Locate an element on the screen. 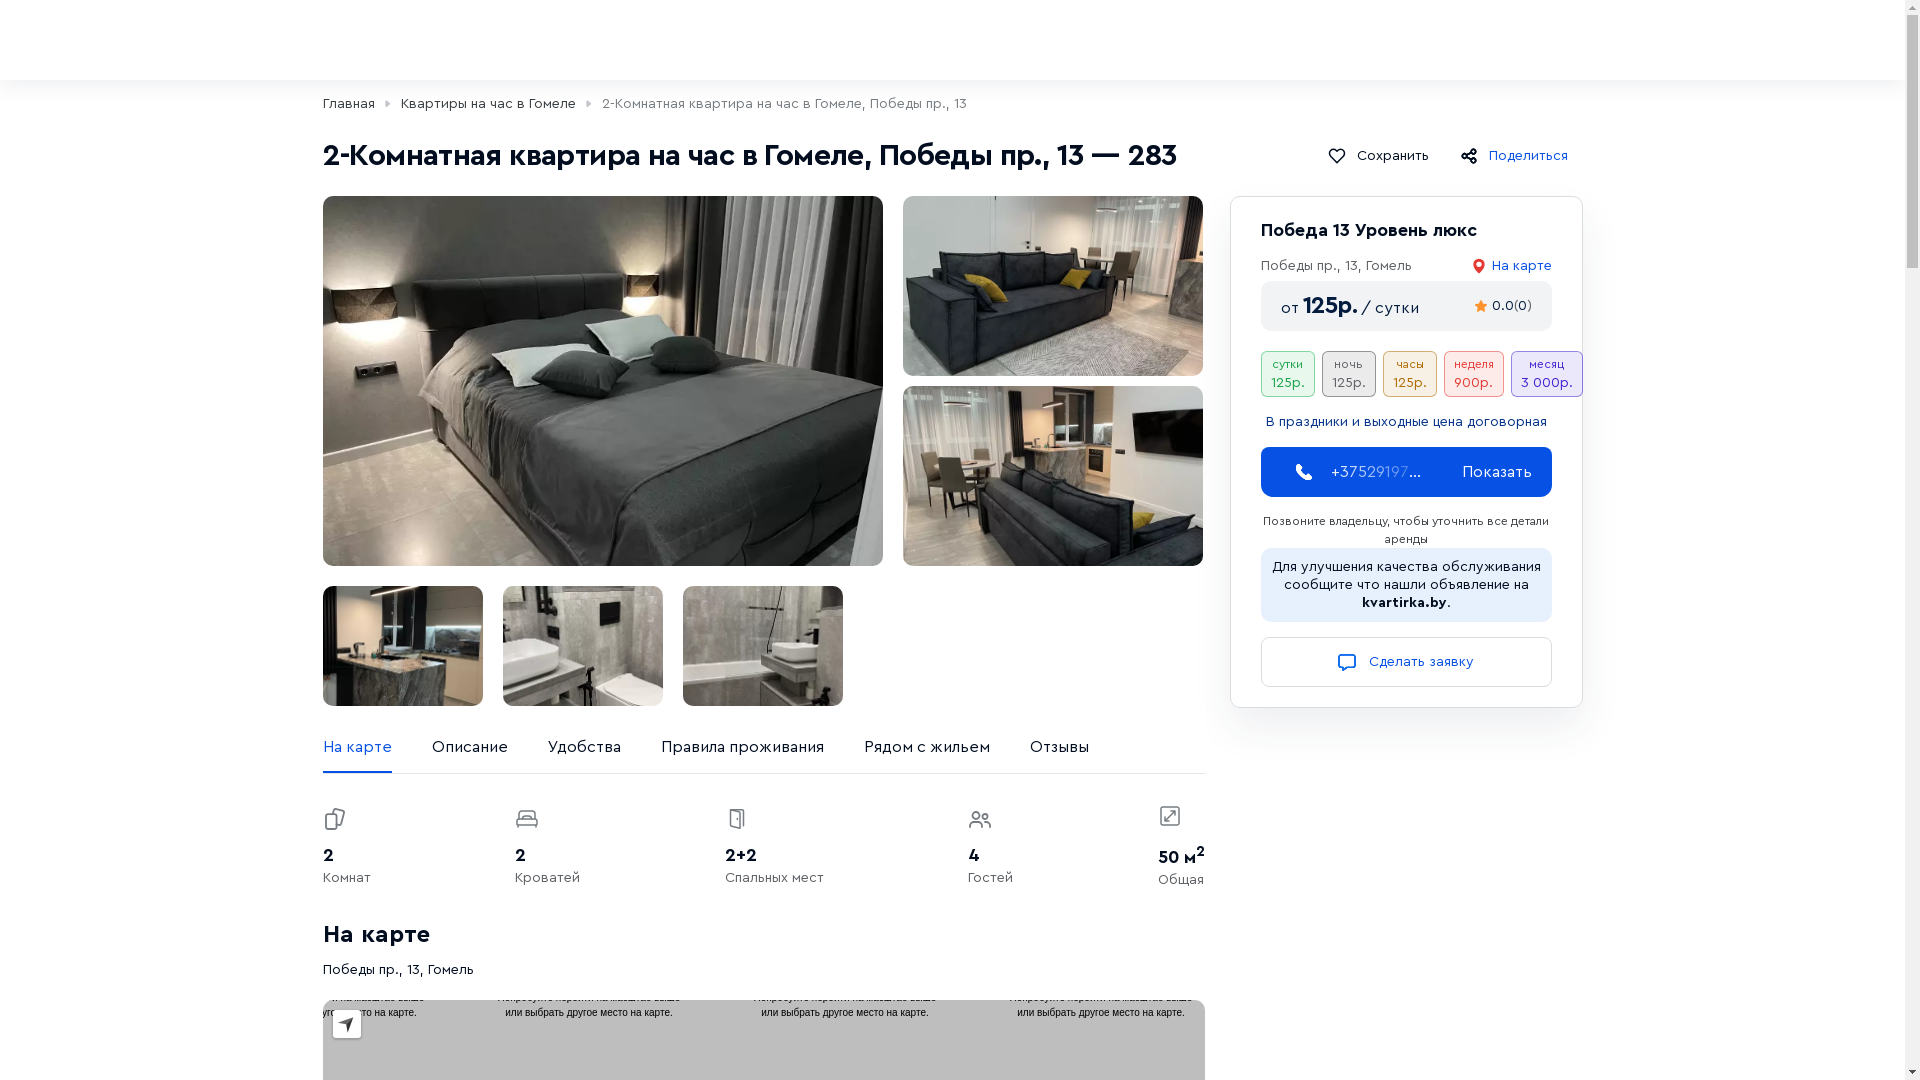  '+3752919726' is located at coordinates (1375, 471).